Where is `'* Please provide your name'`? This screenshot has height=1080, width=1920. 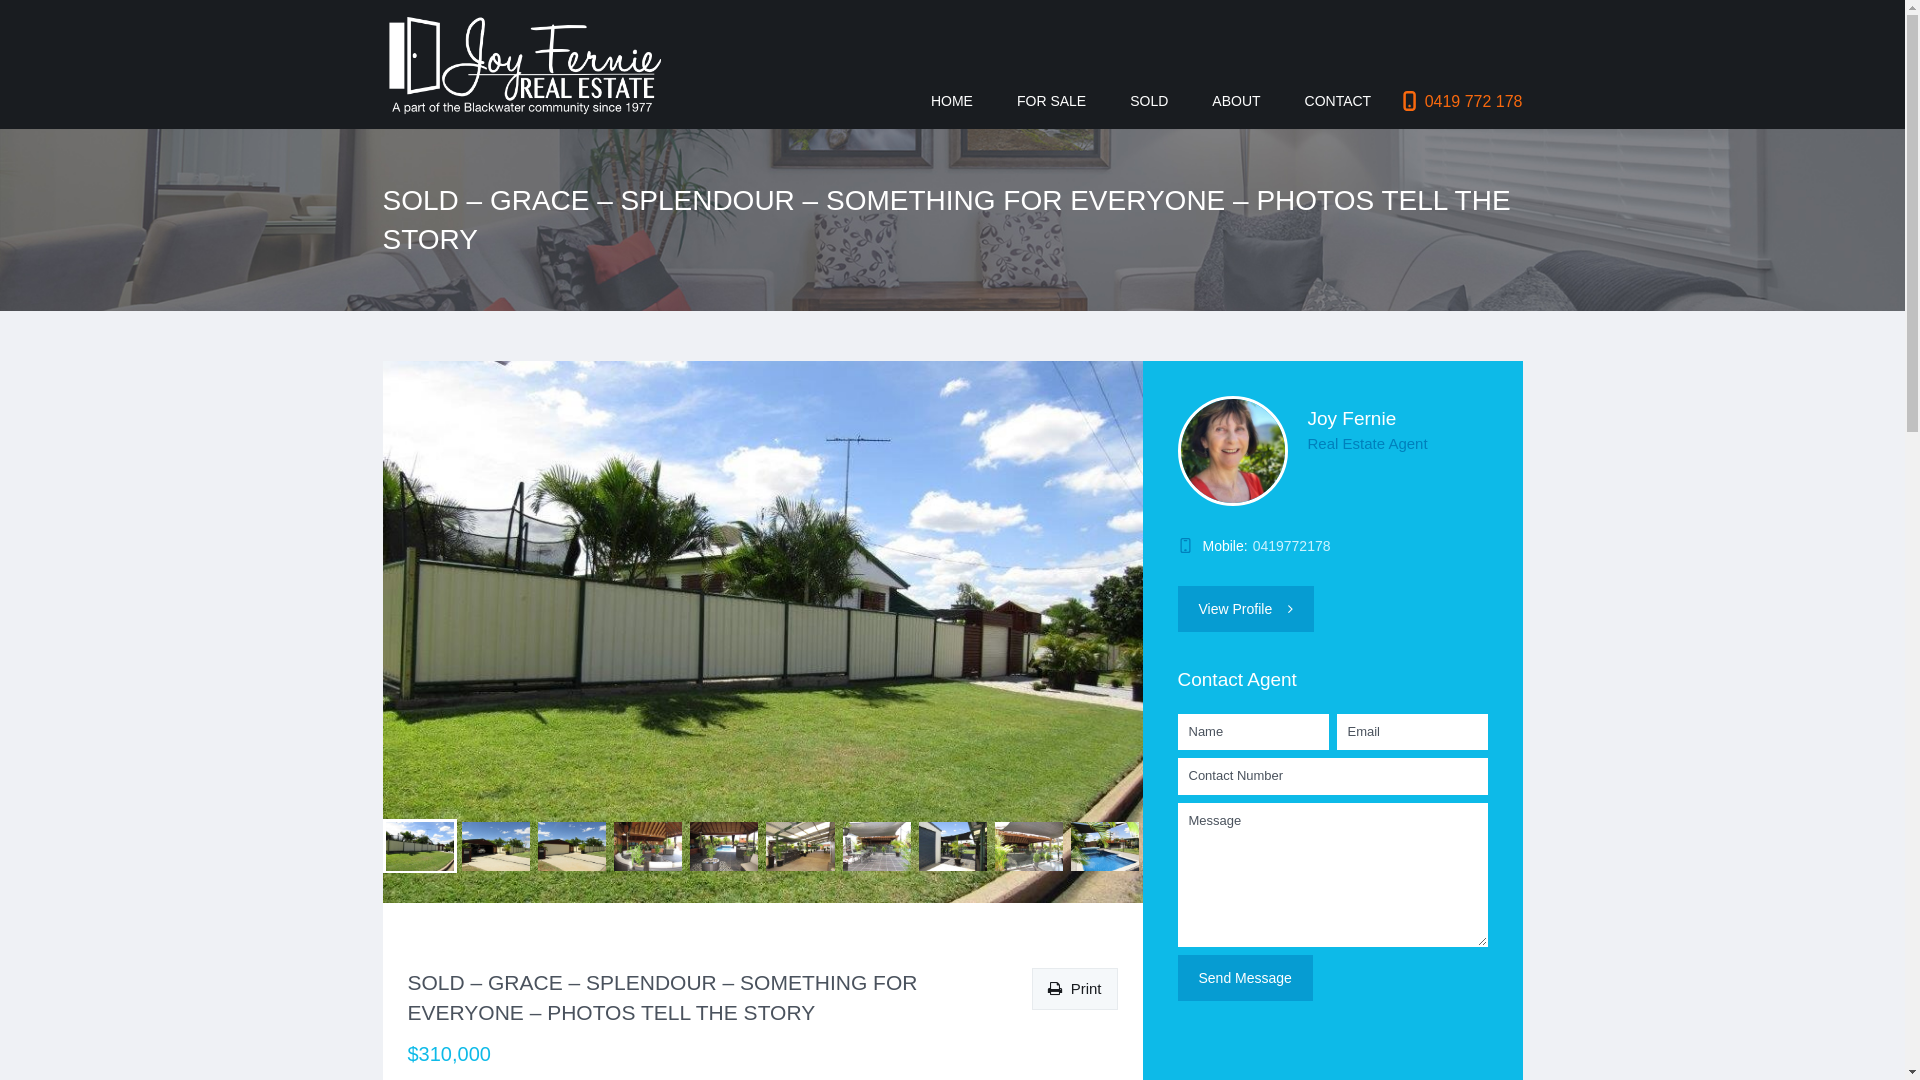 '* Please provide your name' is located at coordinates (1252, 732).